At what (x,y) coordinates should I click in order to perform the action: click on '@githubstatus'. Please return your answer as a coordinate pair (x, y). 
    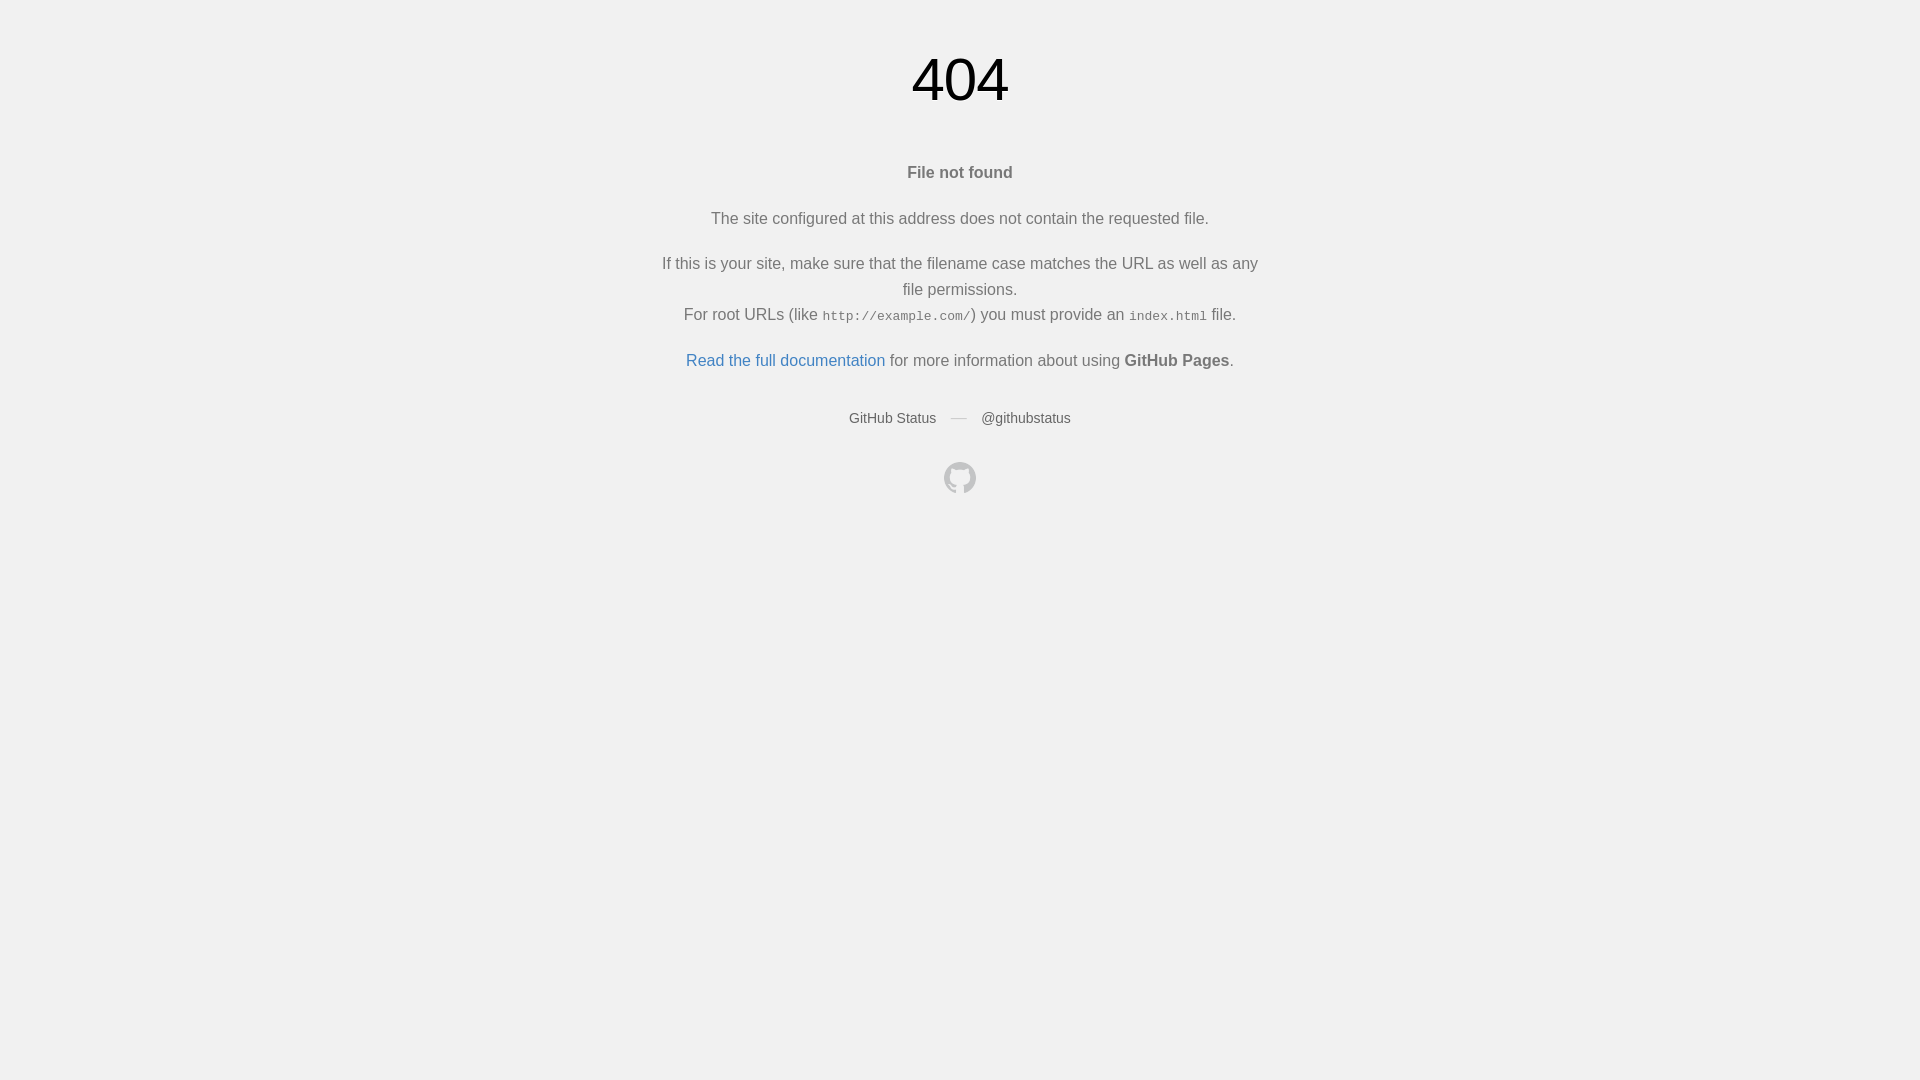
    Looking at the image, I should click on (980, 416).